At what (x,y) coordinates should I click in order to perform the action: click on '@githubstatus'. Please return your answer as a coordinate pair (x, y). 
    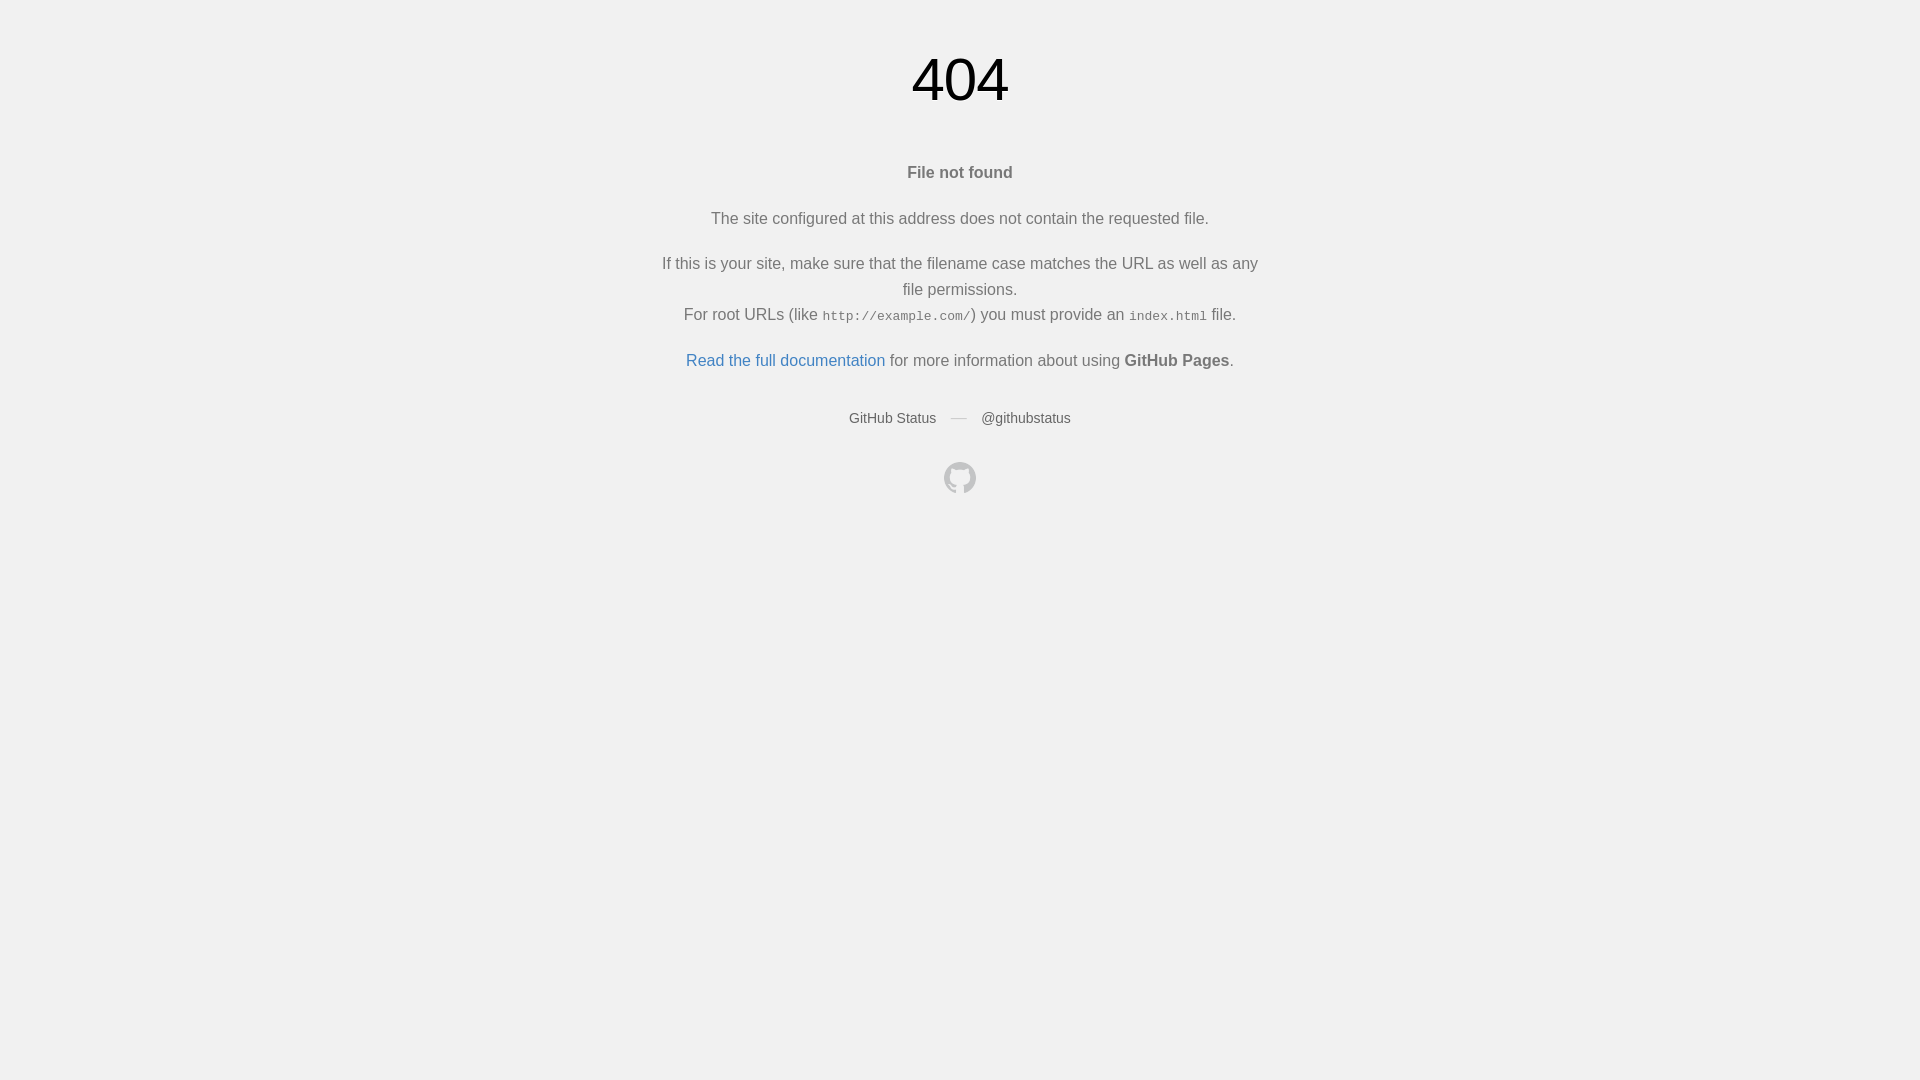
    Looking at the image, I should click on (980, 416).